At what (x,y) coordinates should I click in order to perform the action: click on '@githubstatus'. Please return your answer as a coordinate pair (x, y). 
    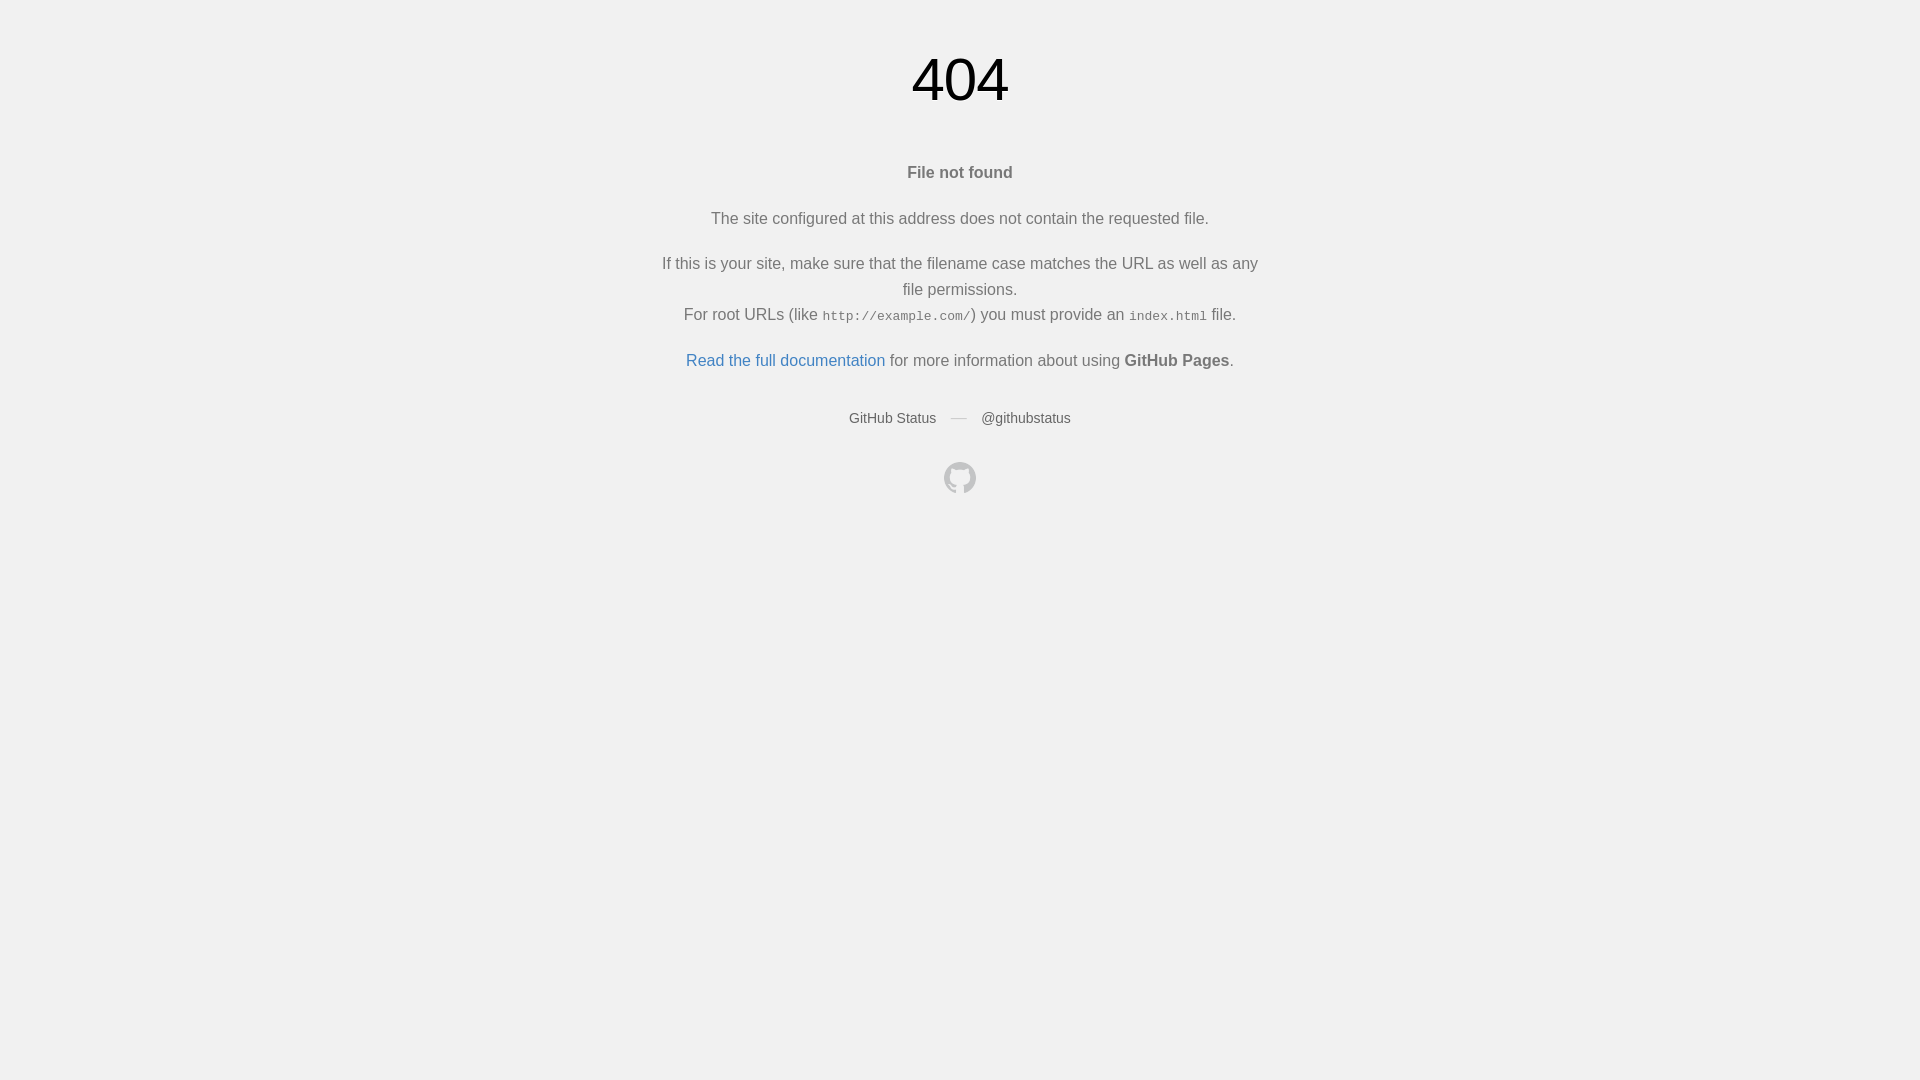
    Looking at the image, I should click on (980, 416).